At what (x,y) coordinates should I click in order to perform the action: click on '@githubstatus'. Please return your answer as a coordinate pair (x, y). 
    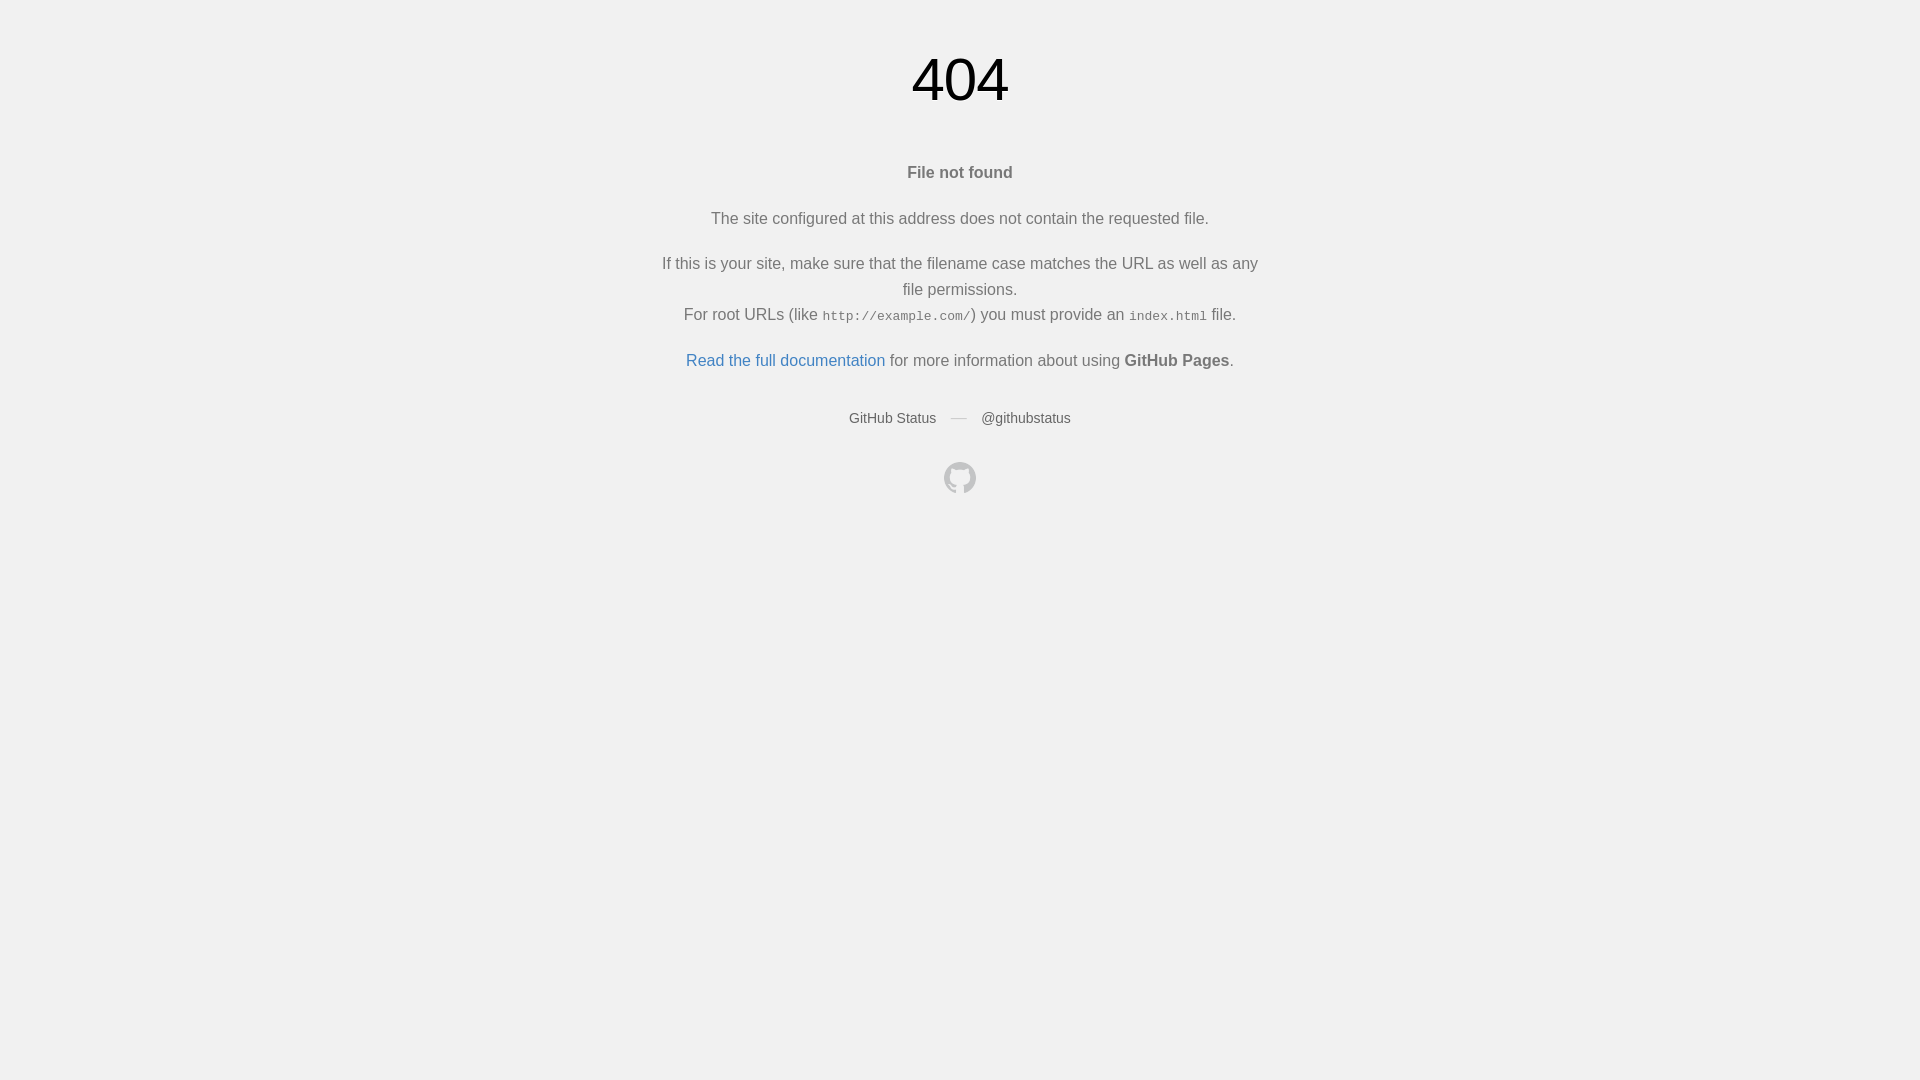
    Looking at the image, I should click on (980, 416).